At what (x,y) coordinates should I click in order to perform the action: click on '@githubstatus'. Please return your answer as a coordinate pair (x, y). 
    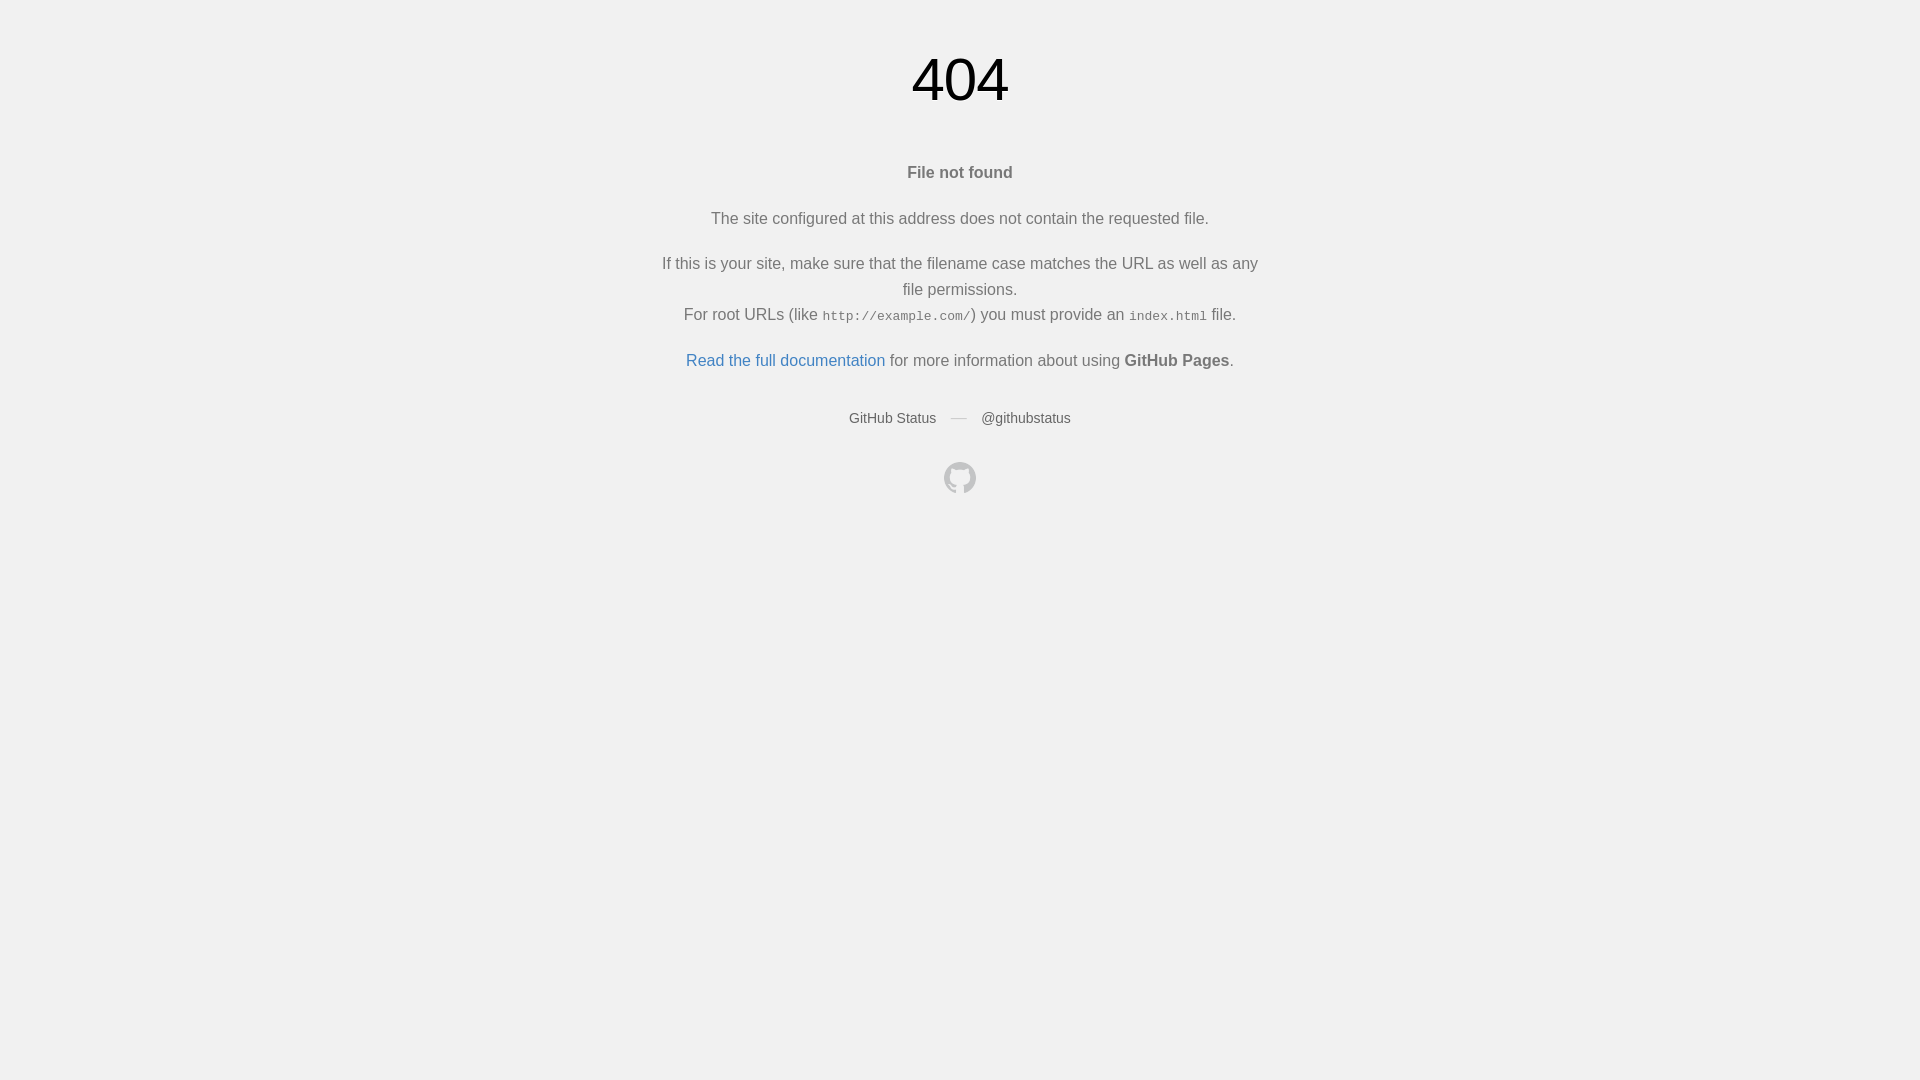
    Looking at the image, I should click on (980, 416).